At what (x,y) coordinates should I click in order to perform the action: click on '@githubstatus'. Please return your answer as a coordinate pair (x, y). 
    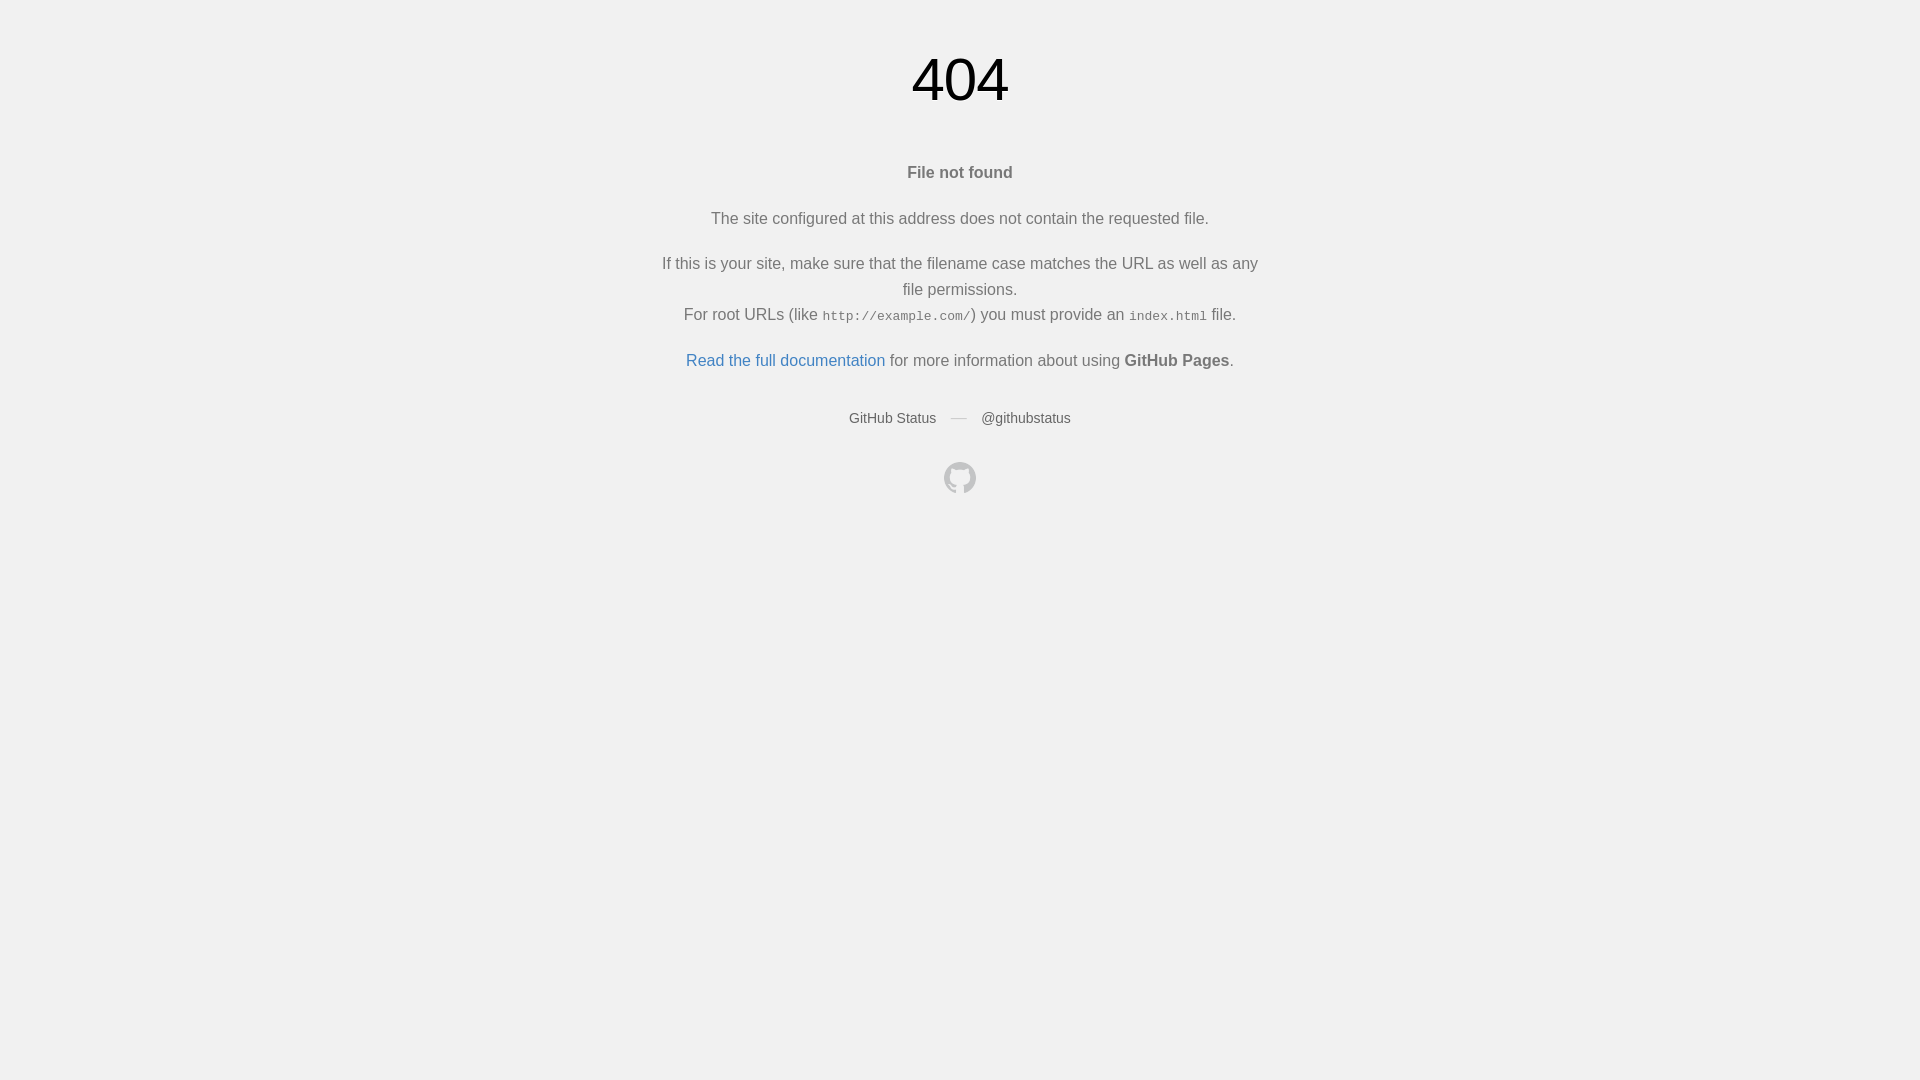
    Looking at the image, I should click on (980, 416).